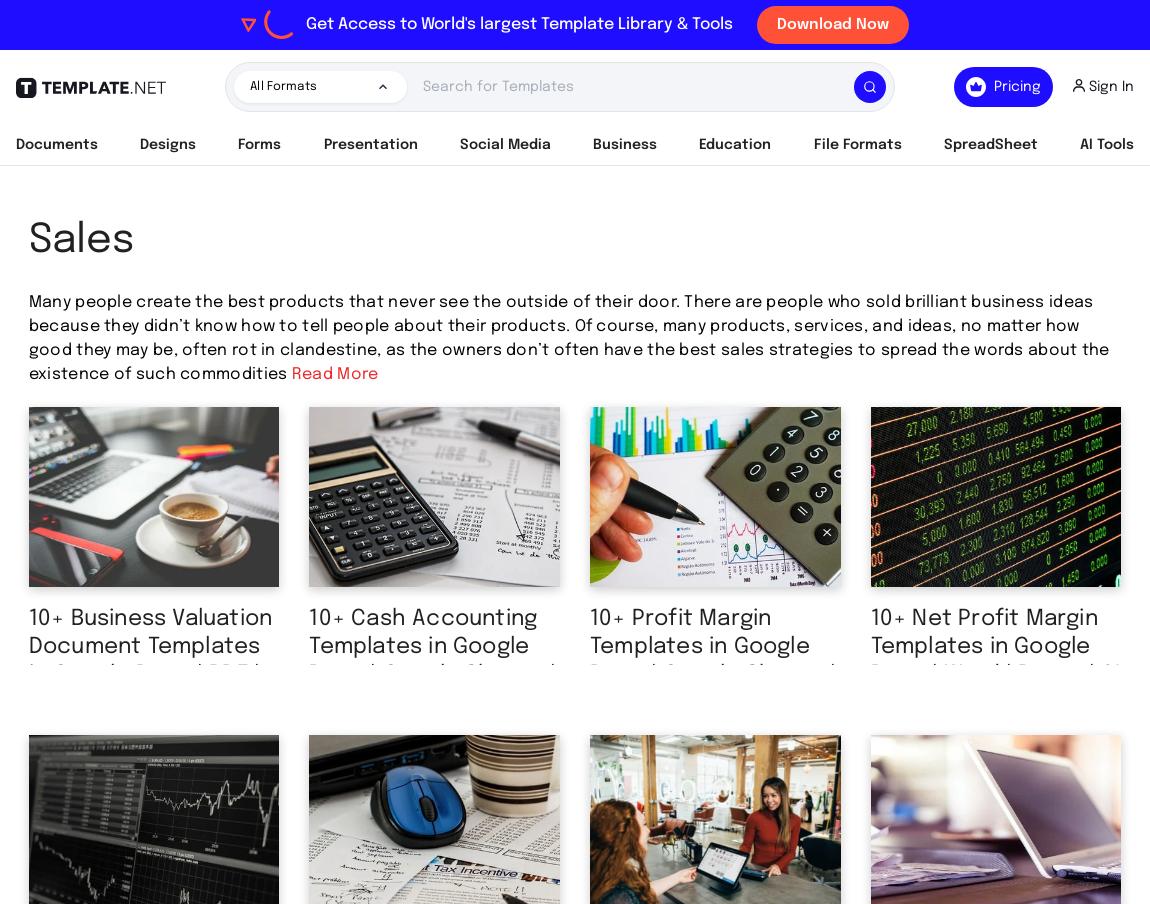 Image resolution: width=1150 pixels, height=904 pixels. I want to click on 'Forms', so click(258, 144).